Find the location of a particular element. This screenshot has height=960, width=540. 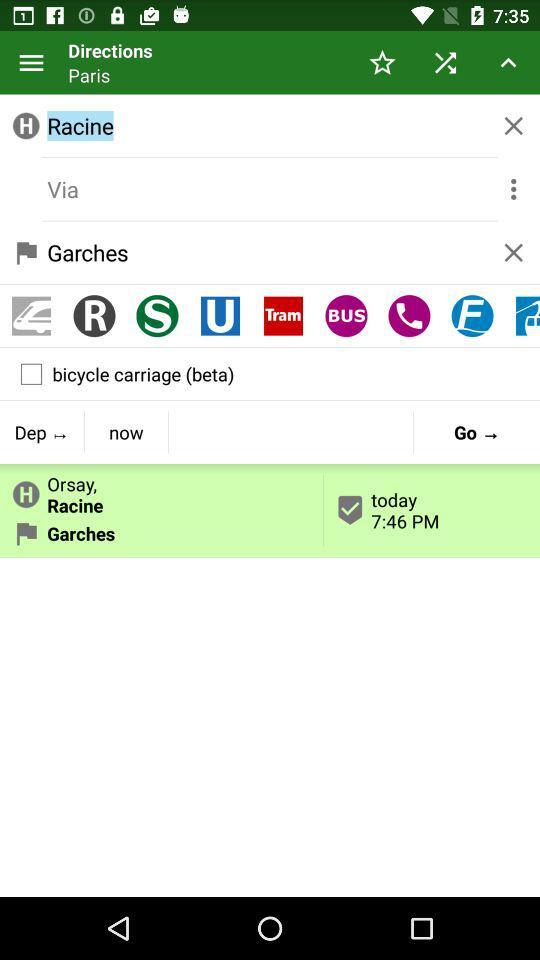

button next to the today 7 46 is located at coordinates (126, 432).